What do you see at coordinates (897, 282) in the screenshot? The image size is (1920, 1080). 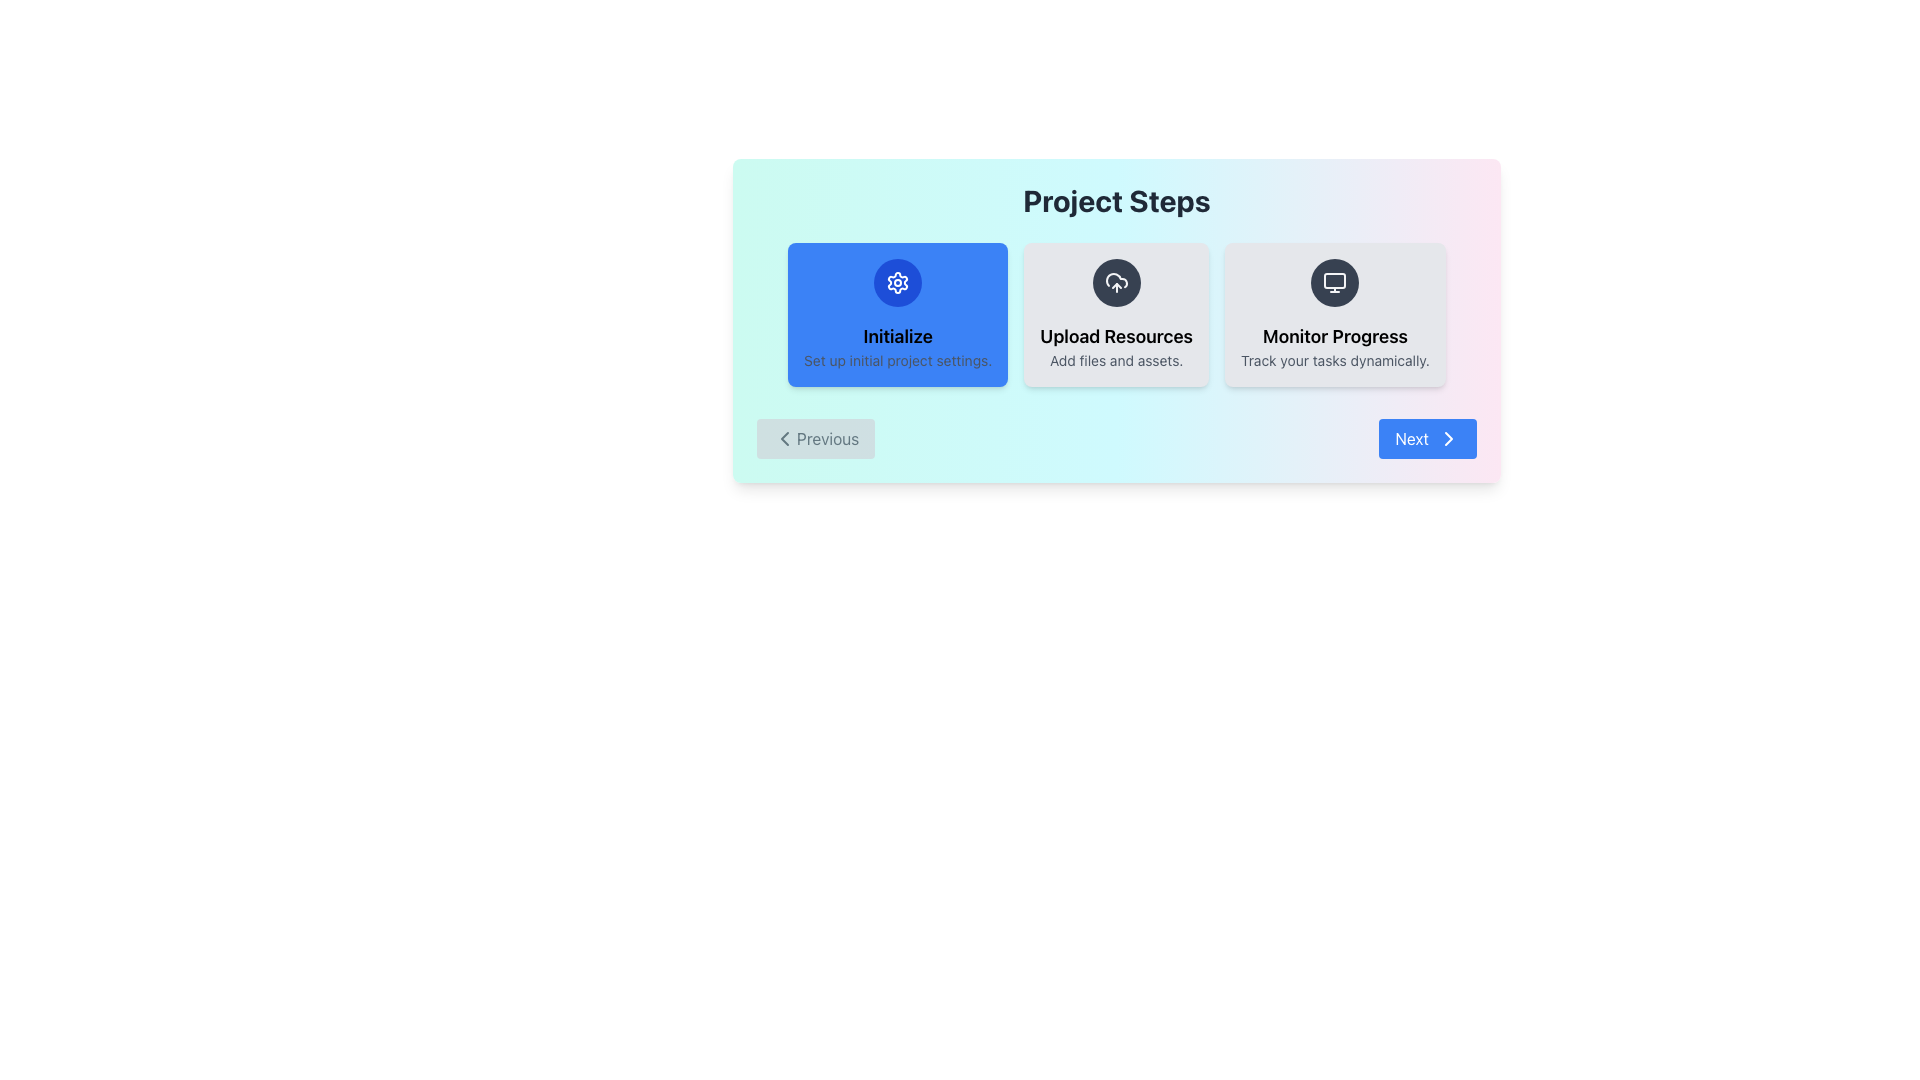 I see `the settings icon located at the top-center of the card labeled 'Initialize' in the 'Project Steps' panel` at bounding box center [897, 282].